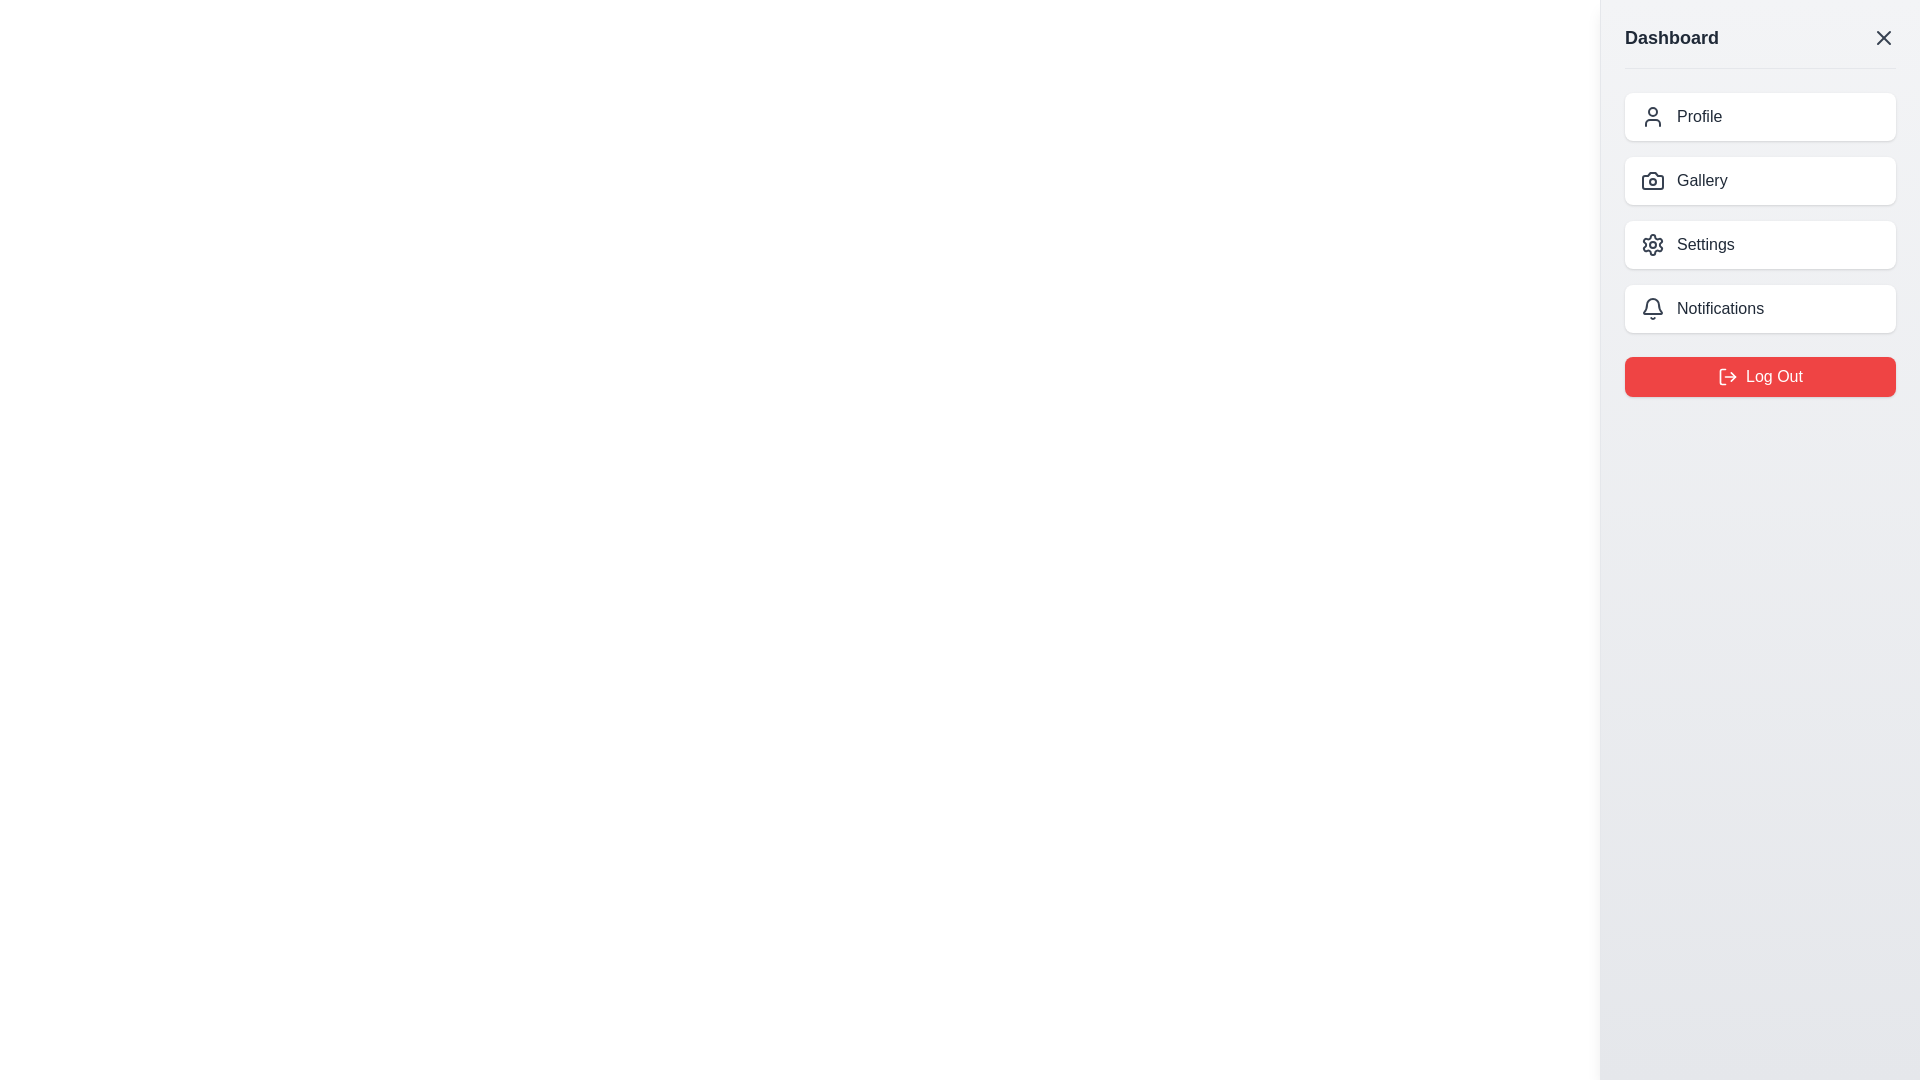 The width and height of the screenshot is (1920, 1080). What do you see at coordinates (1722, 377) in the screenshot?
I see `the red 'Logout' button with a white rightward arrow icon located at the bottom of the right sidebar` at bounding box center [1722, 377].